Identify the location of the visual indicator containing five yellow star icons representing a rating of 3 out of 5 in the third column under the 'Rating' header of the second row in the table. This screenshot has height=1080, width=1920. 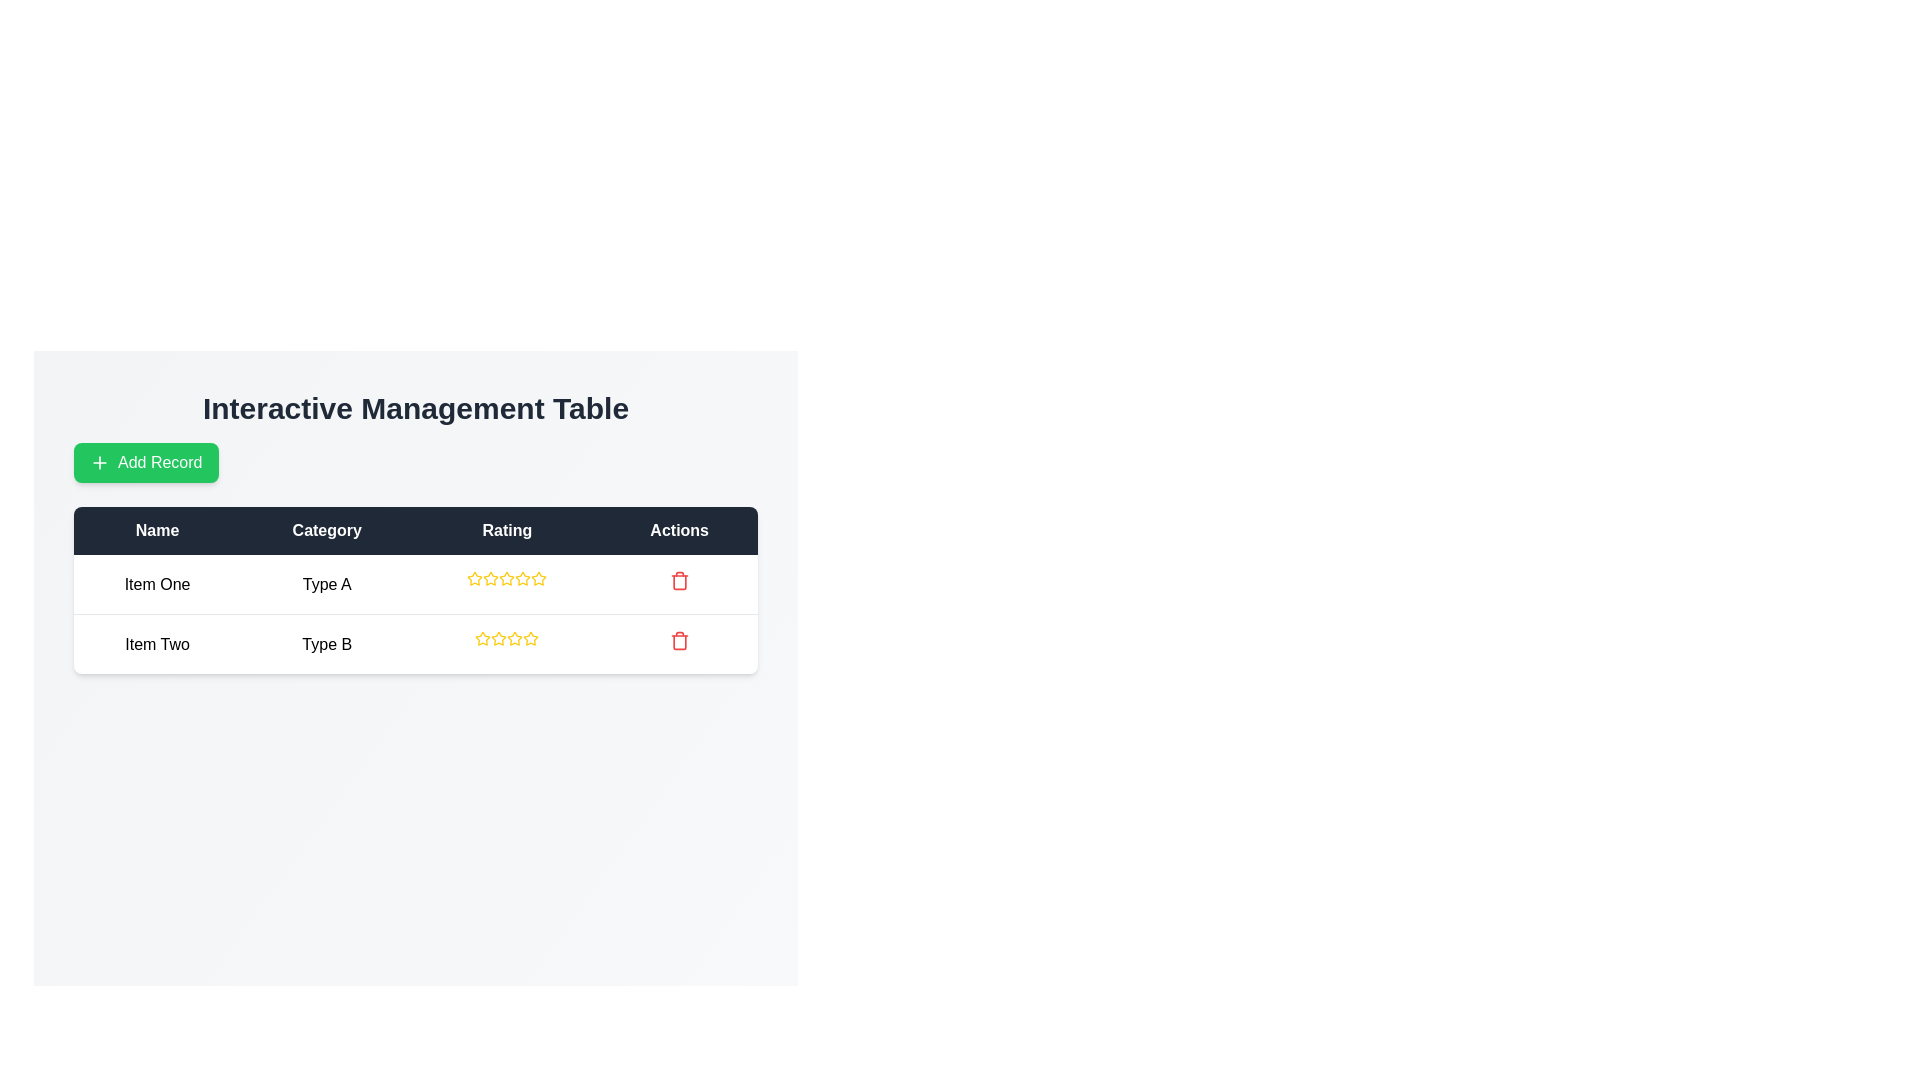
(507, 639).